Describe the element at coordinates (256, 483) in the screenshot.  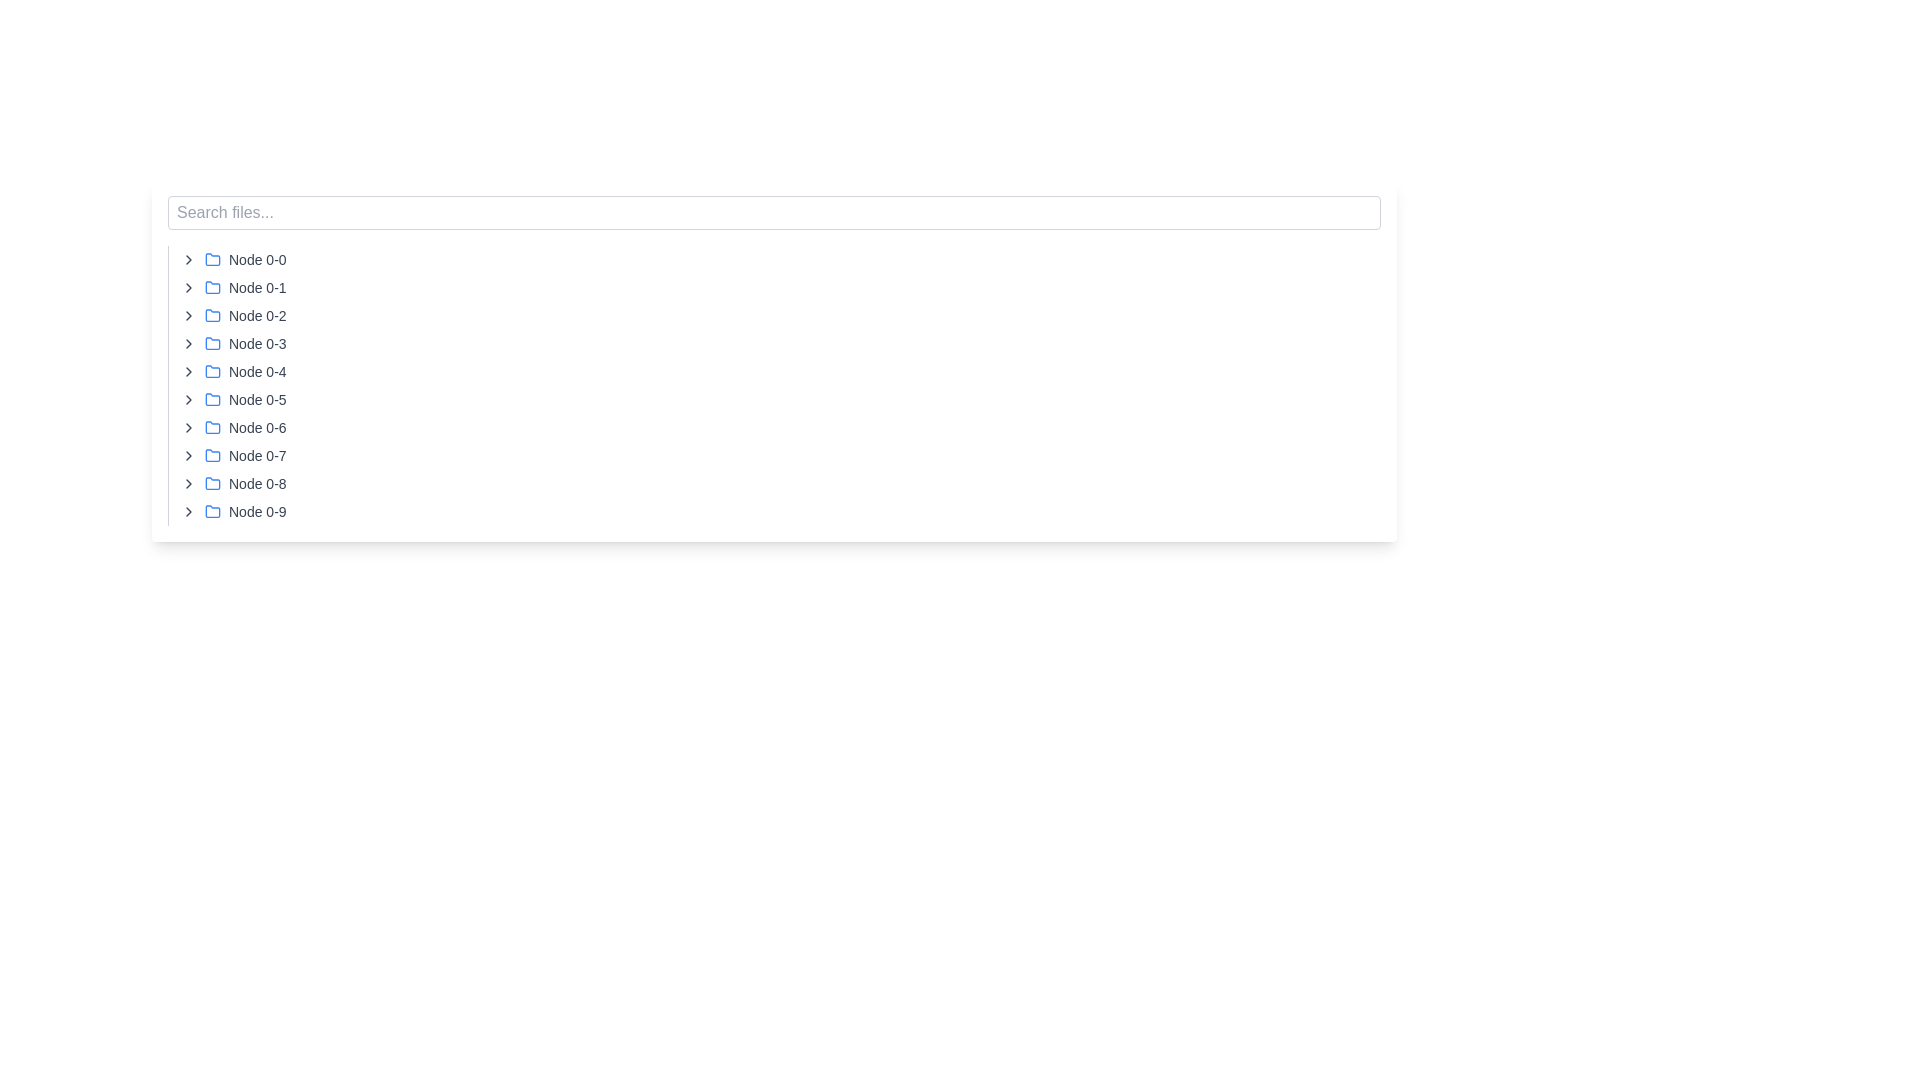
I see `the label 'Node 0-8' in the hierarchical tree view` at that location.